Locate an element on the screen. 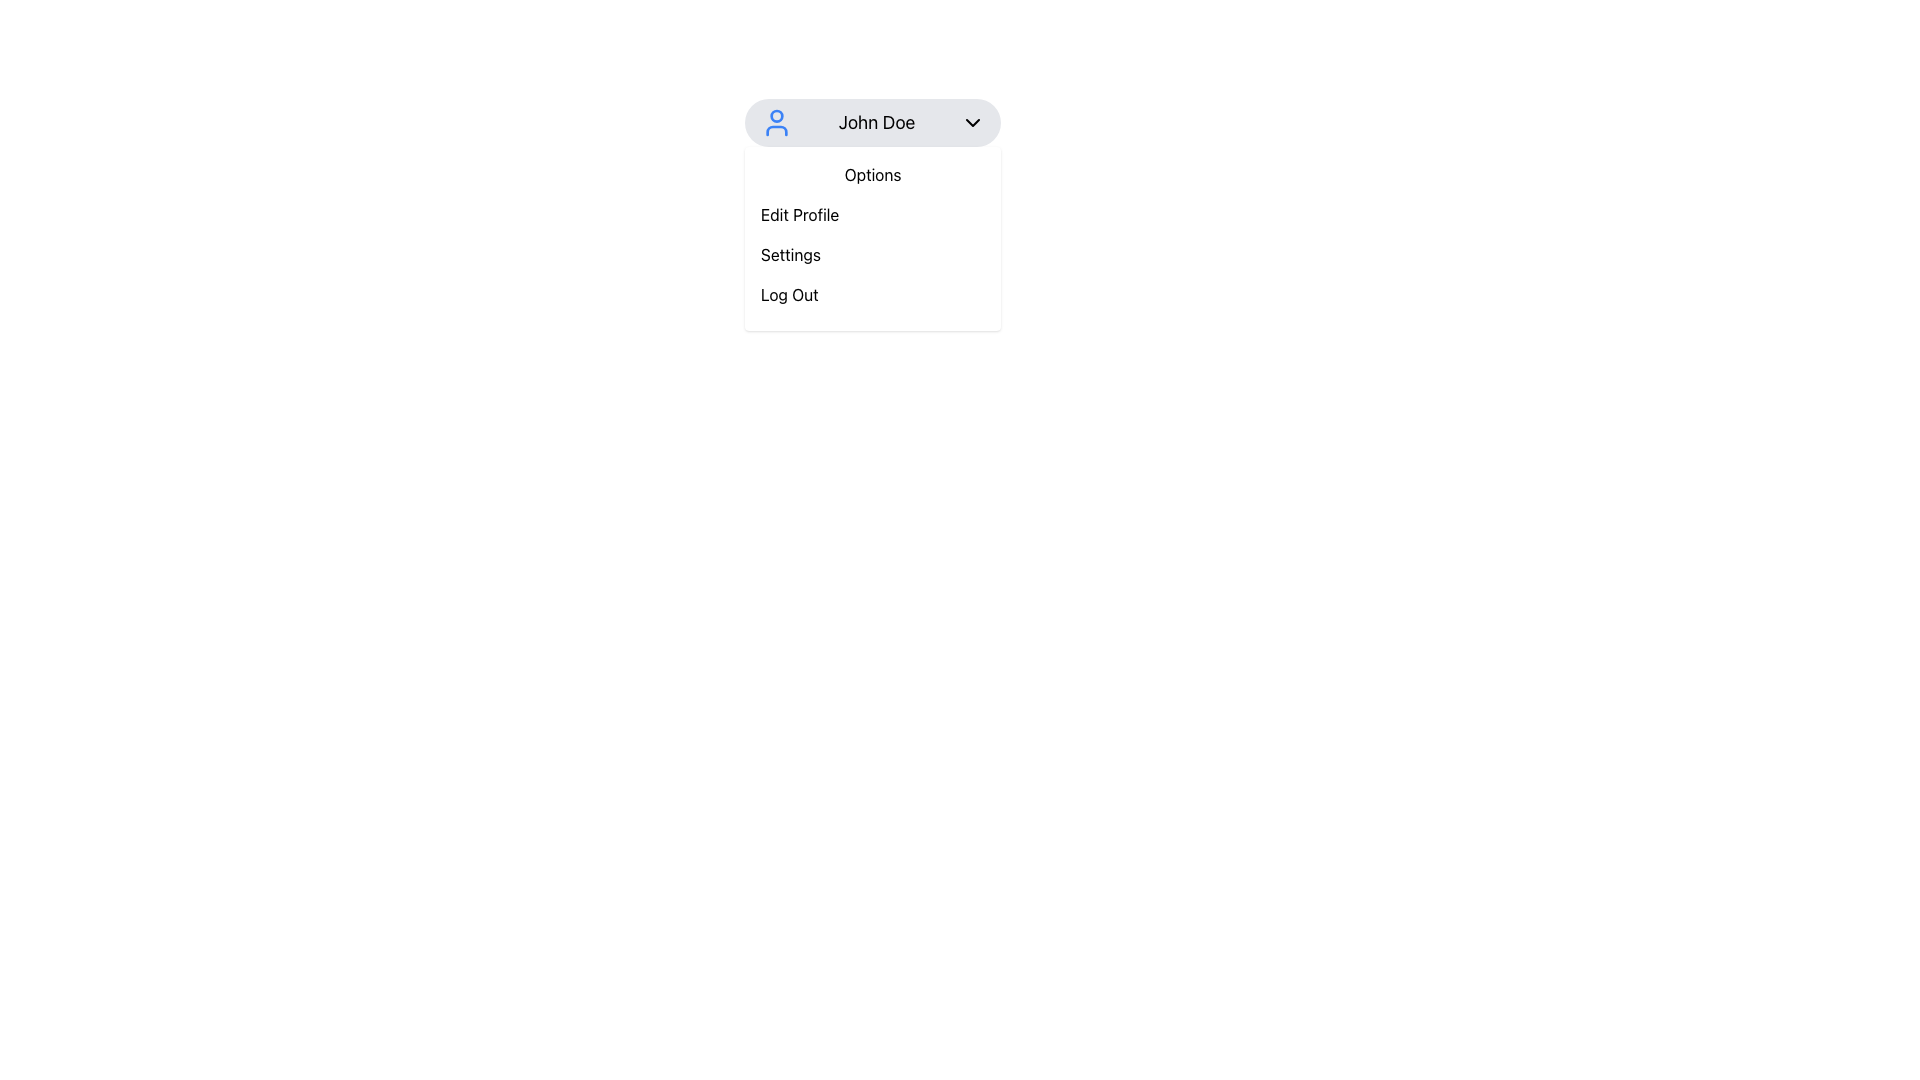  the circular icon within the SVG that is part of a user icon in the dropdown interface is located at coordinates (776, 115).